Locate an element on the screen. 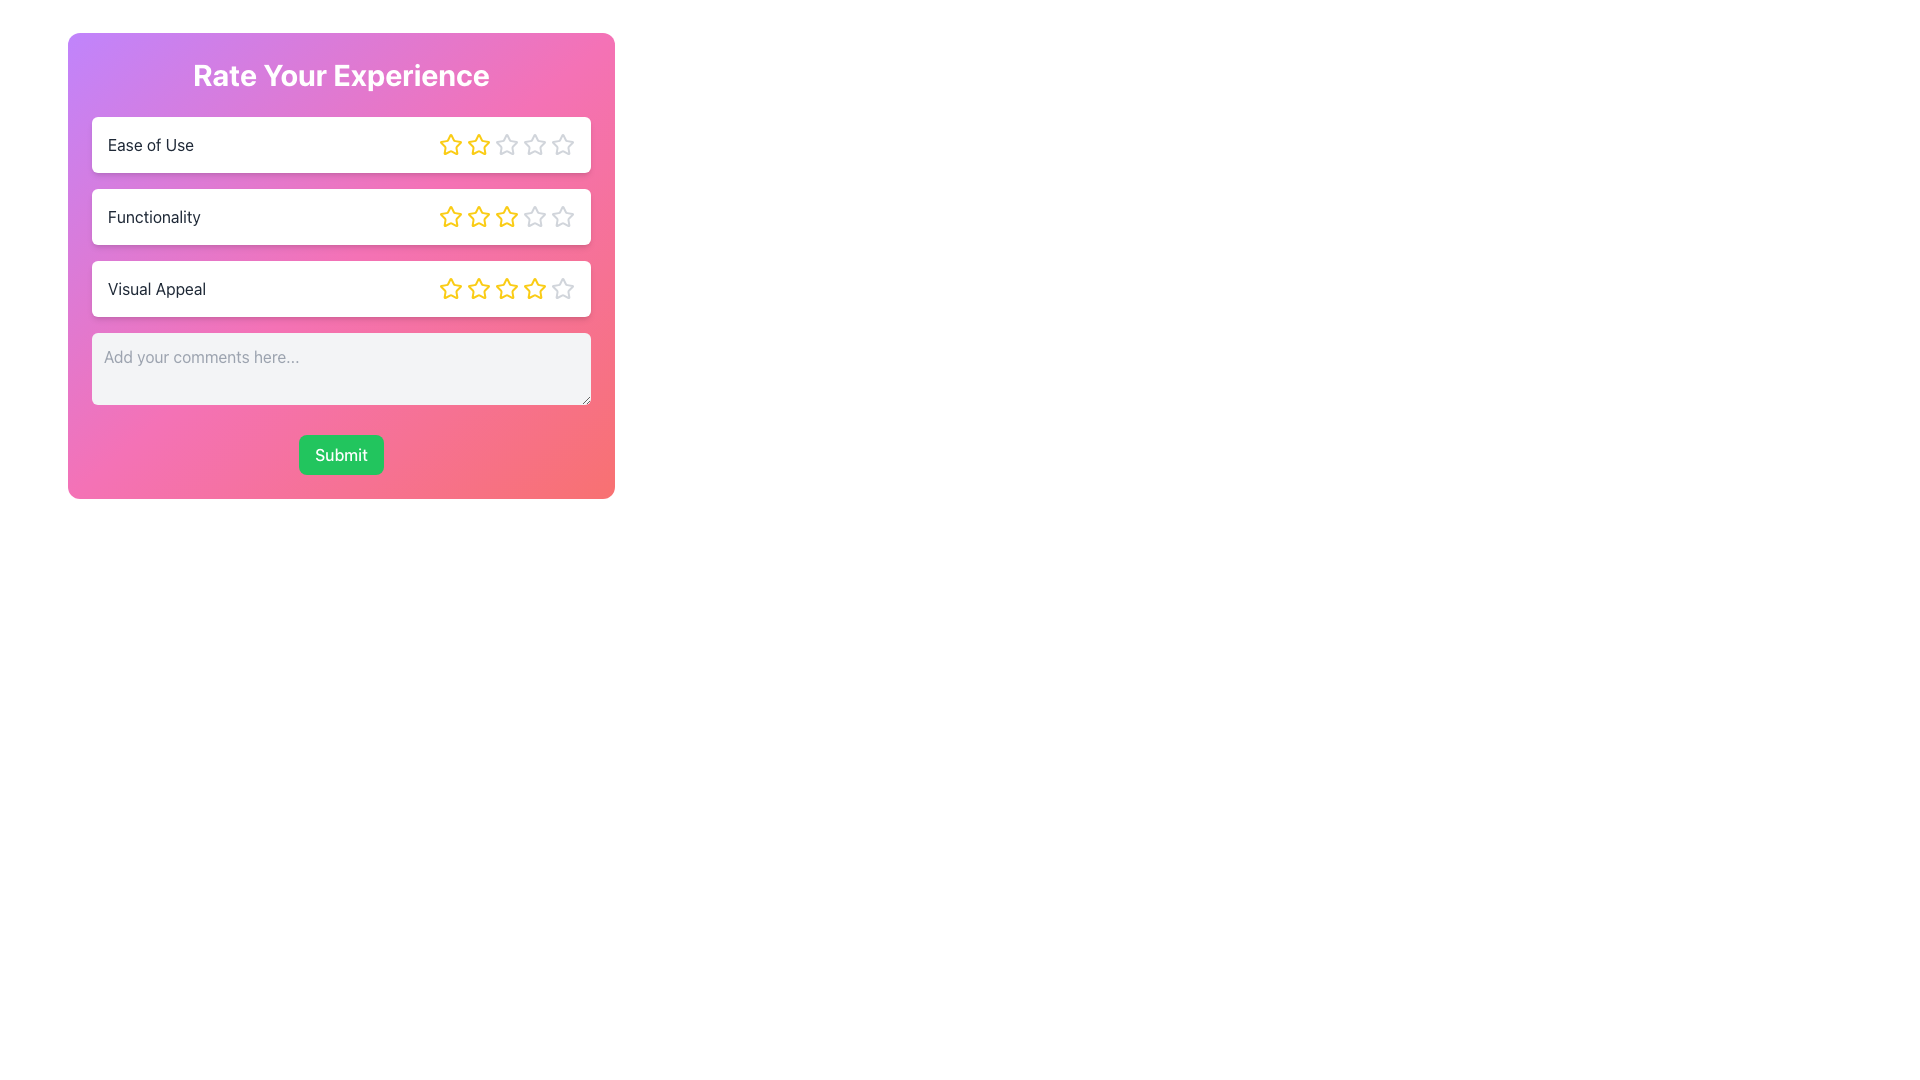  the third yellow star icon in the 'Rate Your Experience' section is located at coordinates (507, 216).